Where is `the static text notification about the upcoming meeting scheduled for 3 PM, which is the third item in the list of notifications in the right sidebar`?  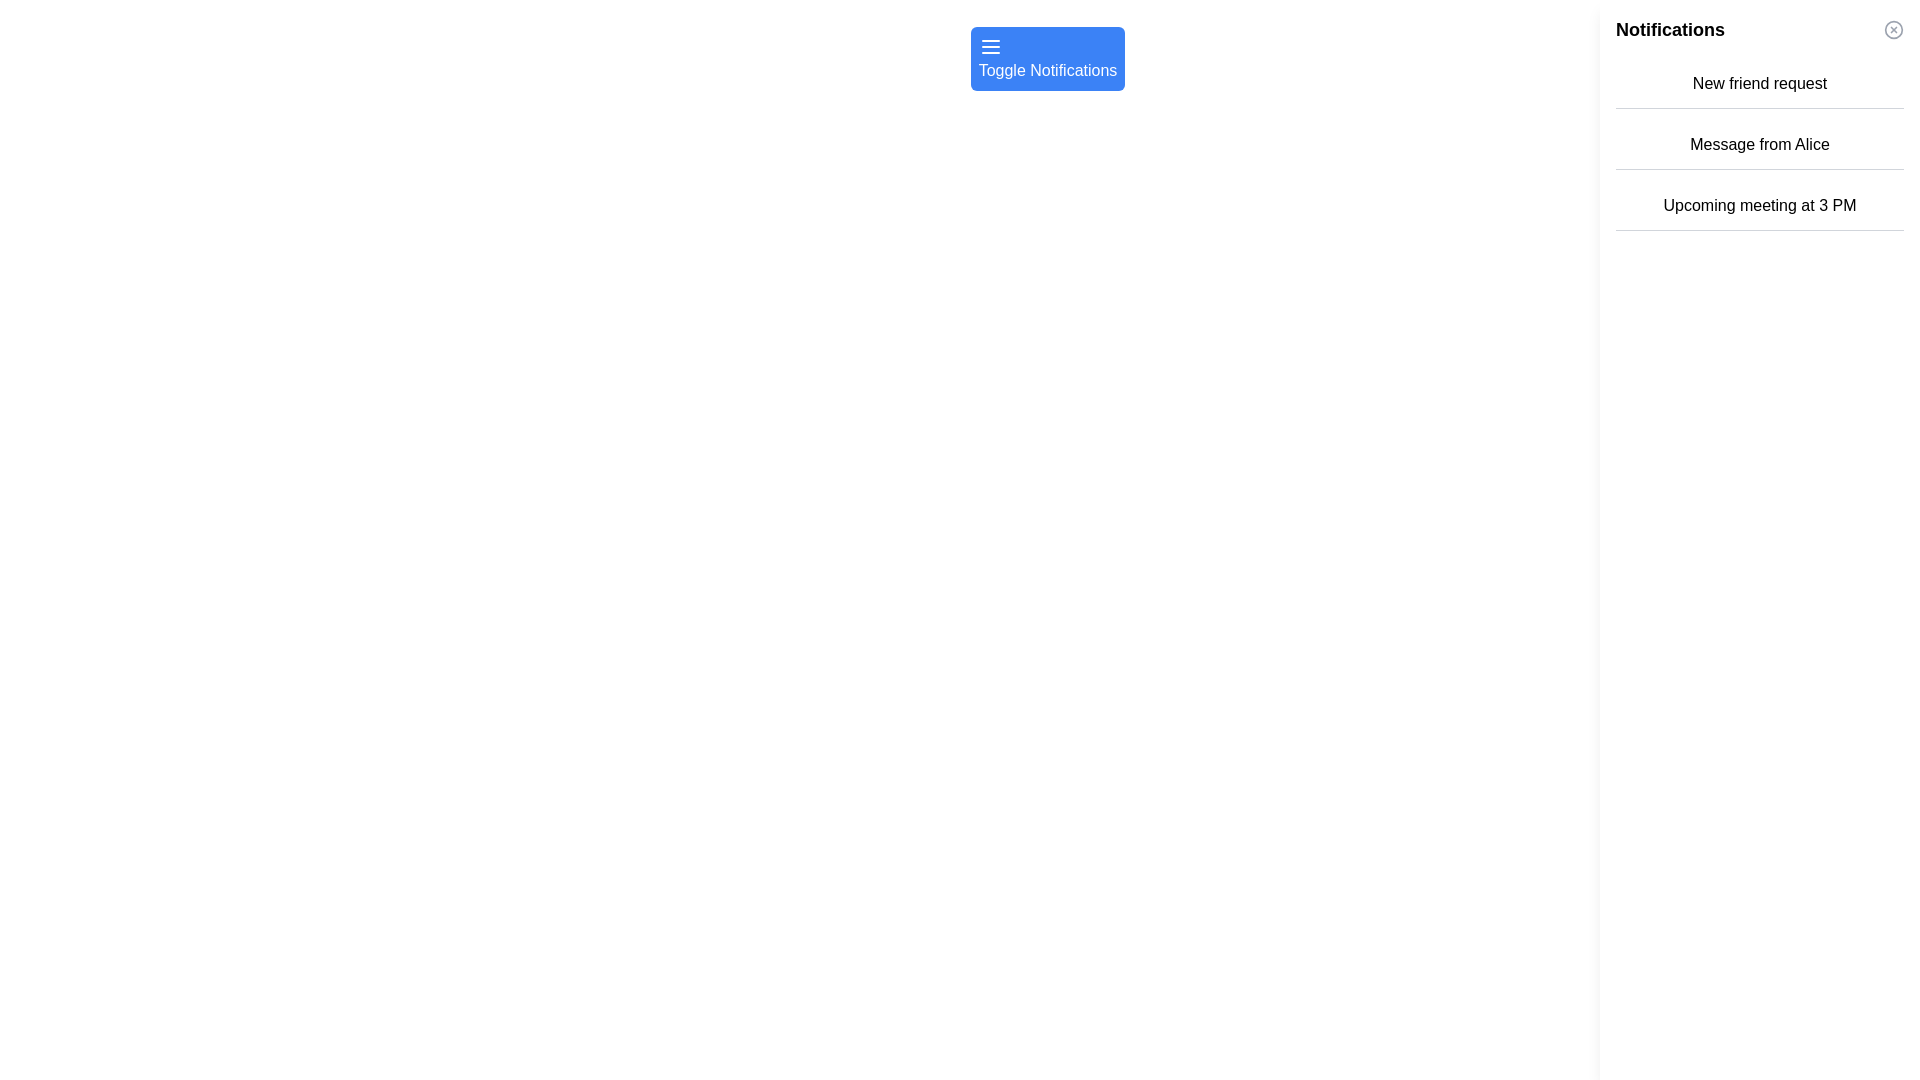
the static text notification about the upcoming meeting scheduled for 3 PM, which is the third item in the list of notifications in the right sidebar is located at coordinates (1760, 206).